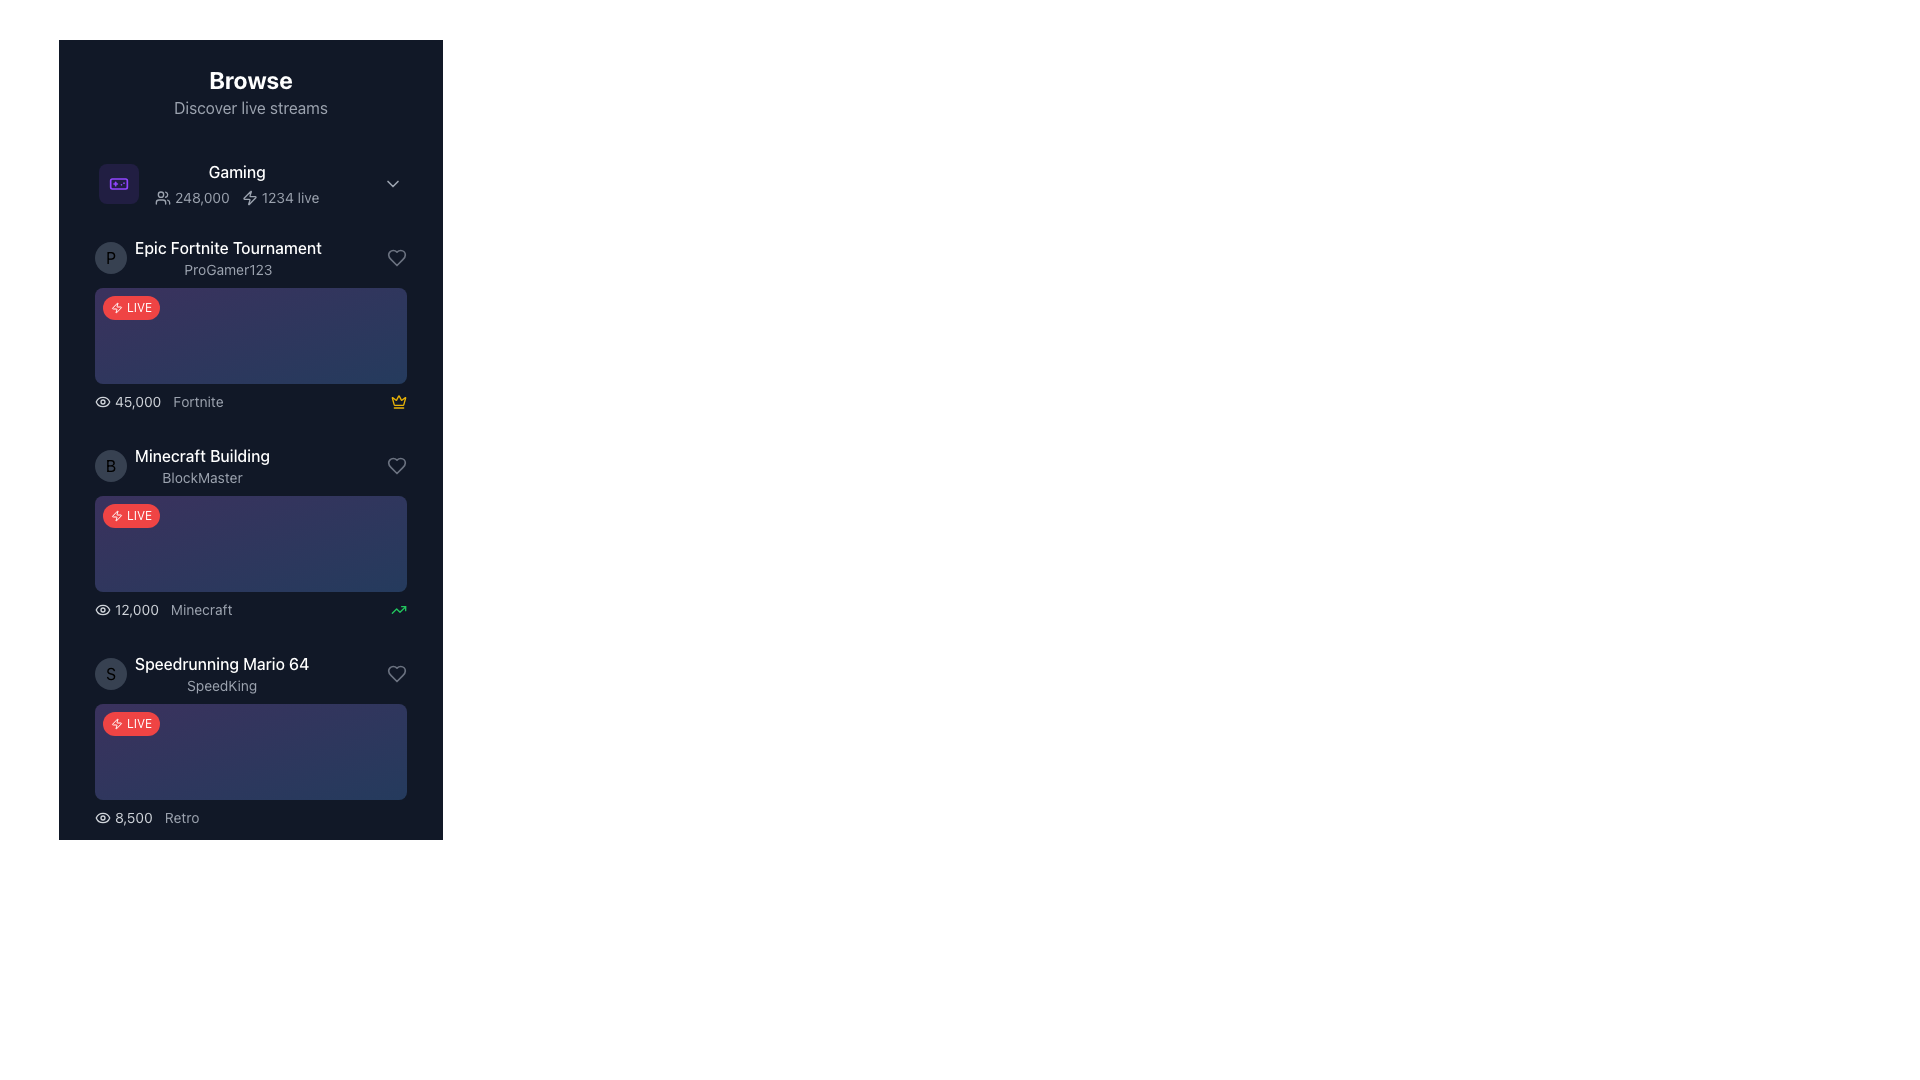 This screenshot has height=1080, width=1920. Describe the element at coordinates (237, 184) in the screenshot. I see `the 'Gaming' category header Text block with icons` at that location.